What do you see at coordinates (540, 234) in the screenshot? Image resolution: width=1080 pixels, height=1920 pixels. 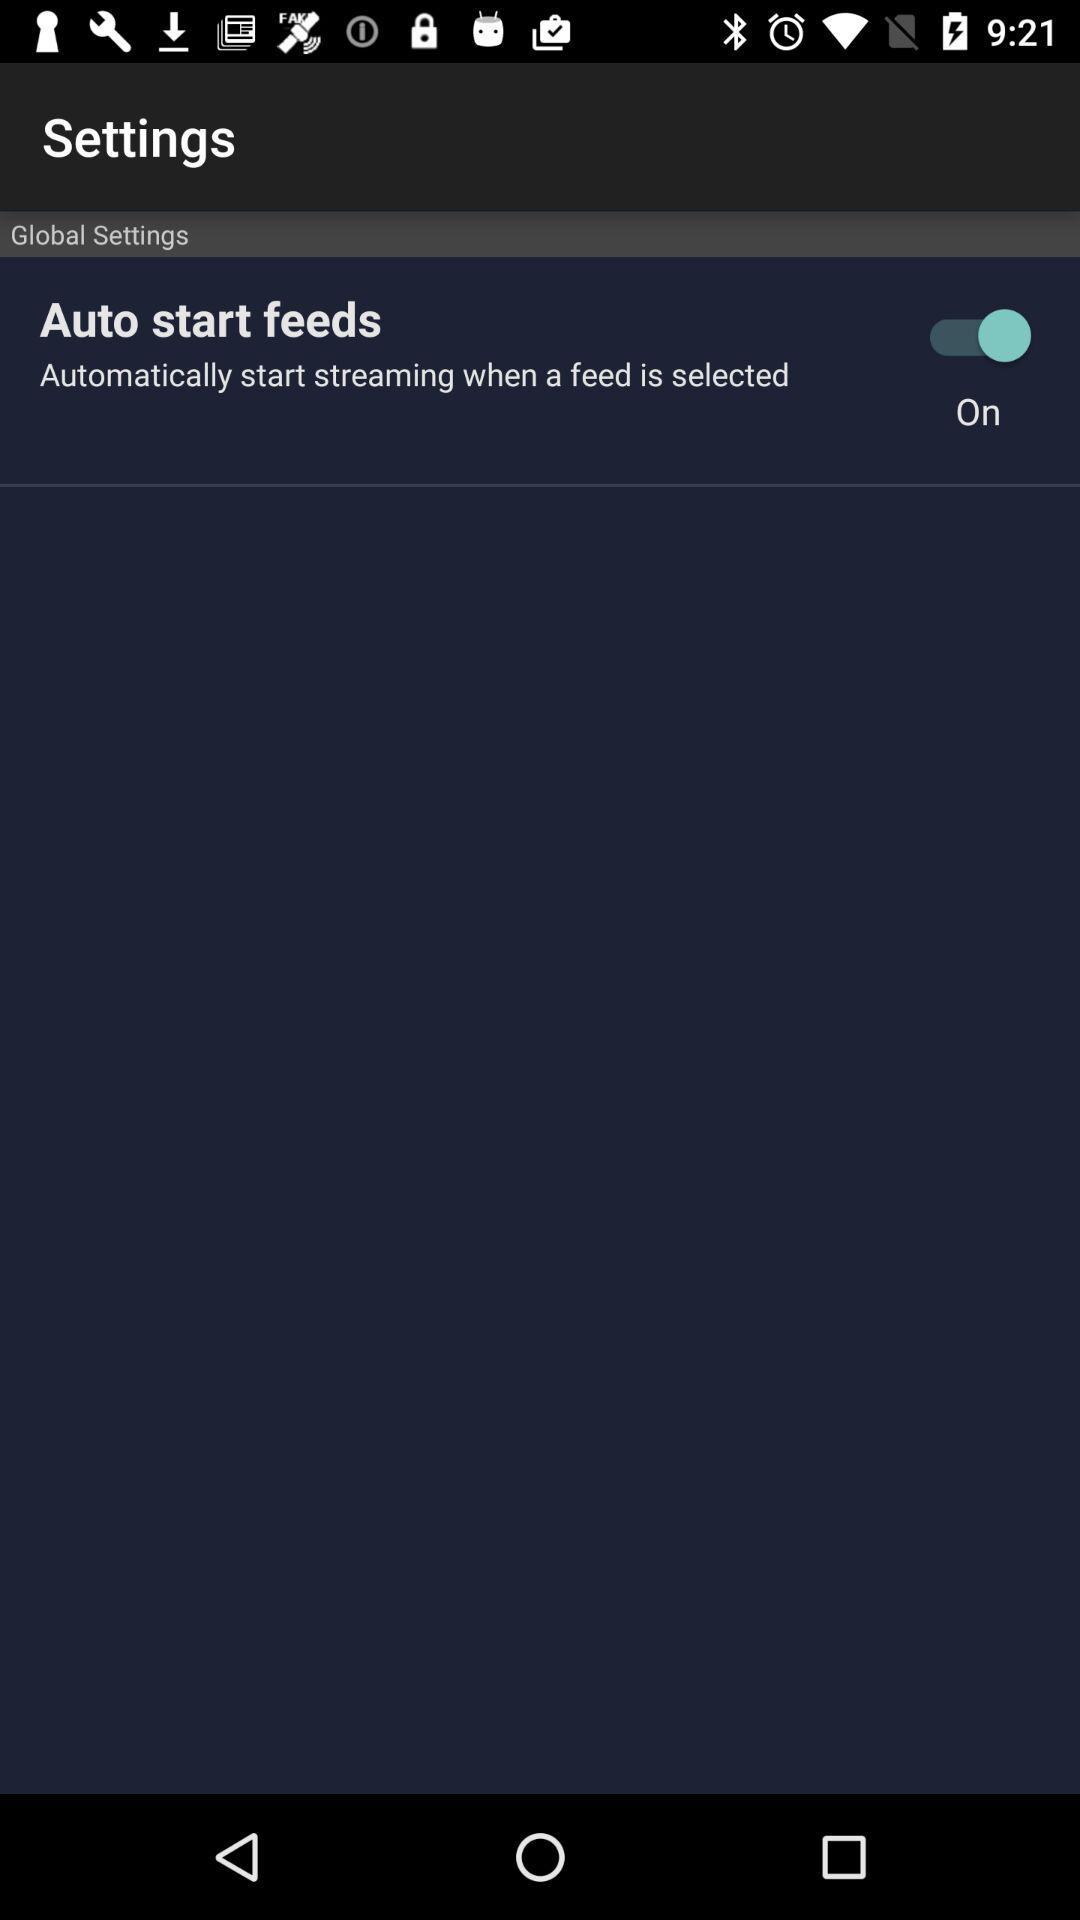 I see `item above auto start feeds` at bounding box center [540, 234].